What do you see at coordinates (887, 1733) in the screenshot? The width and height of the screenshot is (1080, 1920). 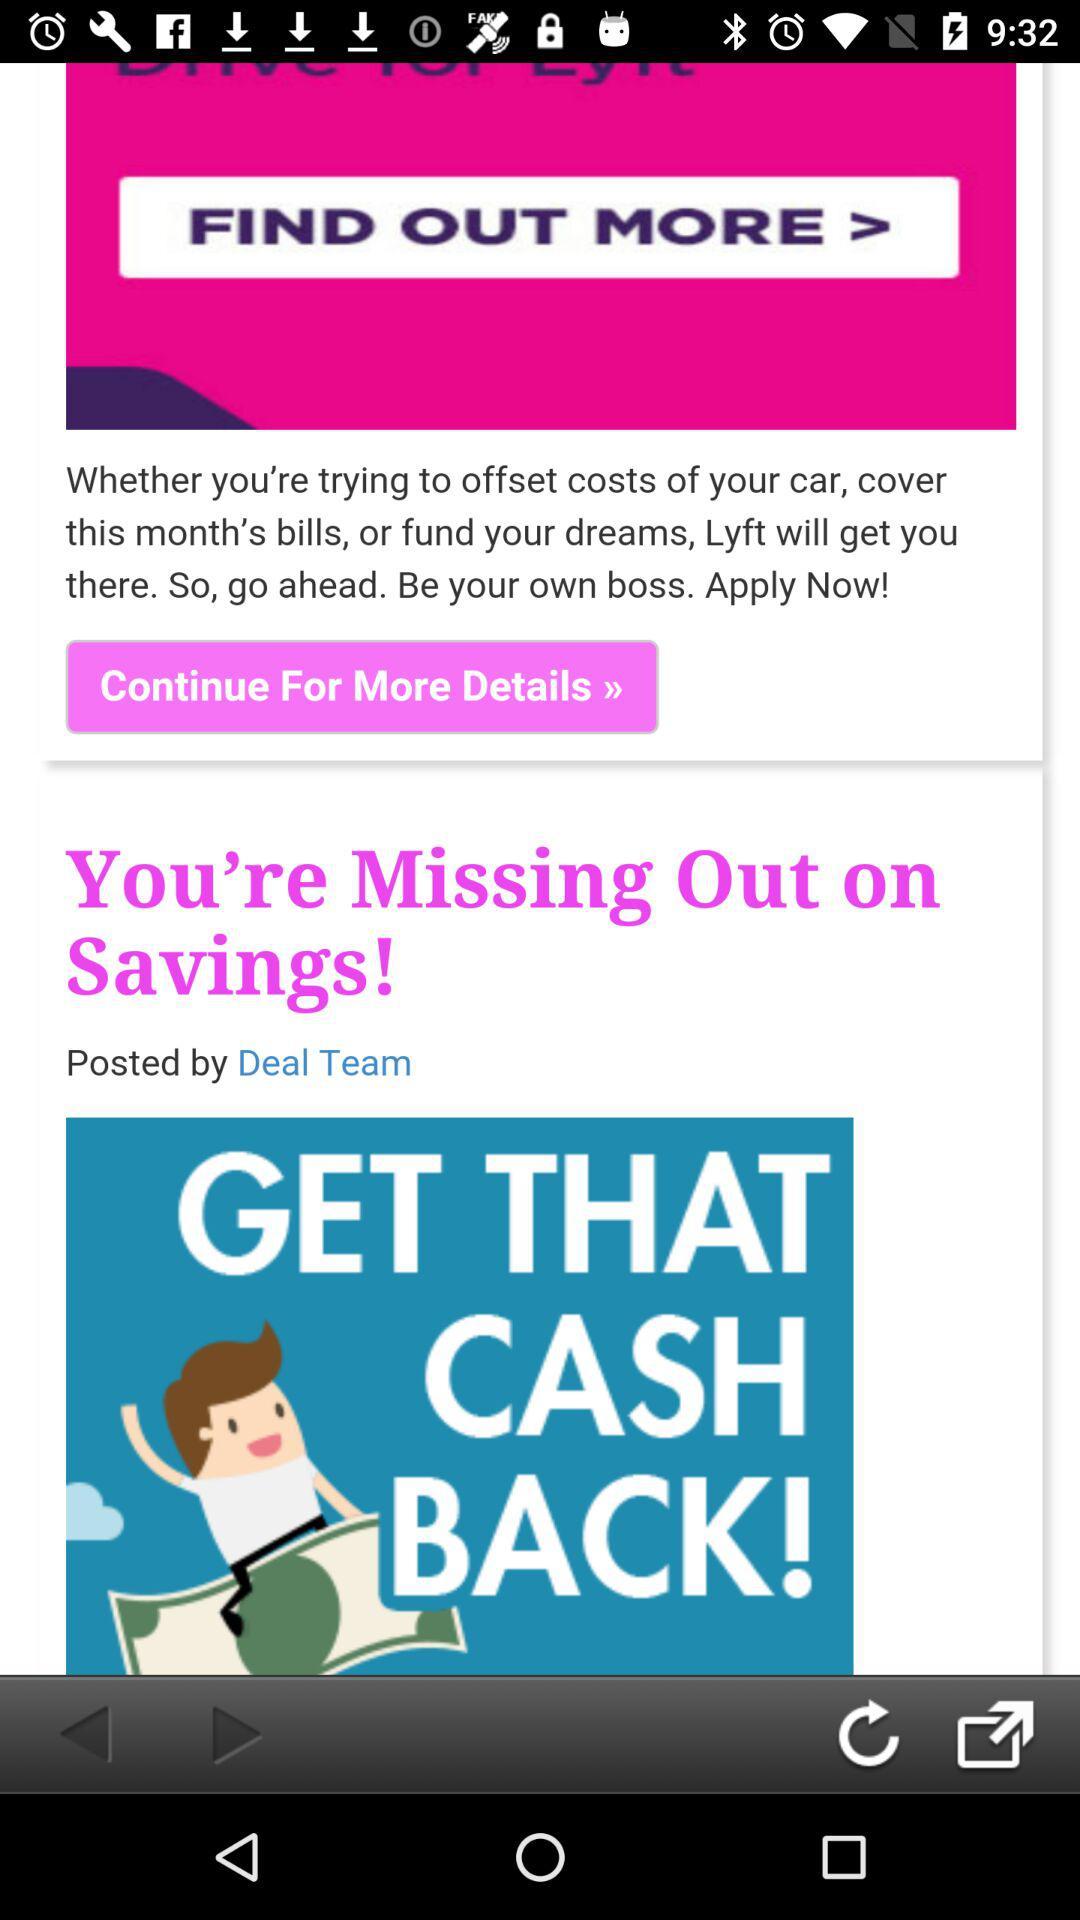 I see `the refresh icon` at bounding box center [887, 1733].